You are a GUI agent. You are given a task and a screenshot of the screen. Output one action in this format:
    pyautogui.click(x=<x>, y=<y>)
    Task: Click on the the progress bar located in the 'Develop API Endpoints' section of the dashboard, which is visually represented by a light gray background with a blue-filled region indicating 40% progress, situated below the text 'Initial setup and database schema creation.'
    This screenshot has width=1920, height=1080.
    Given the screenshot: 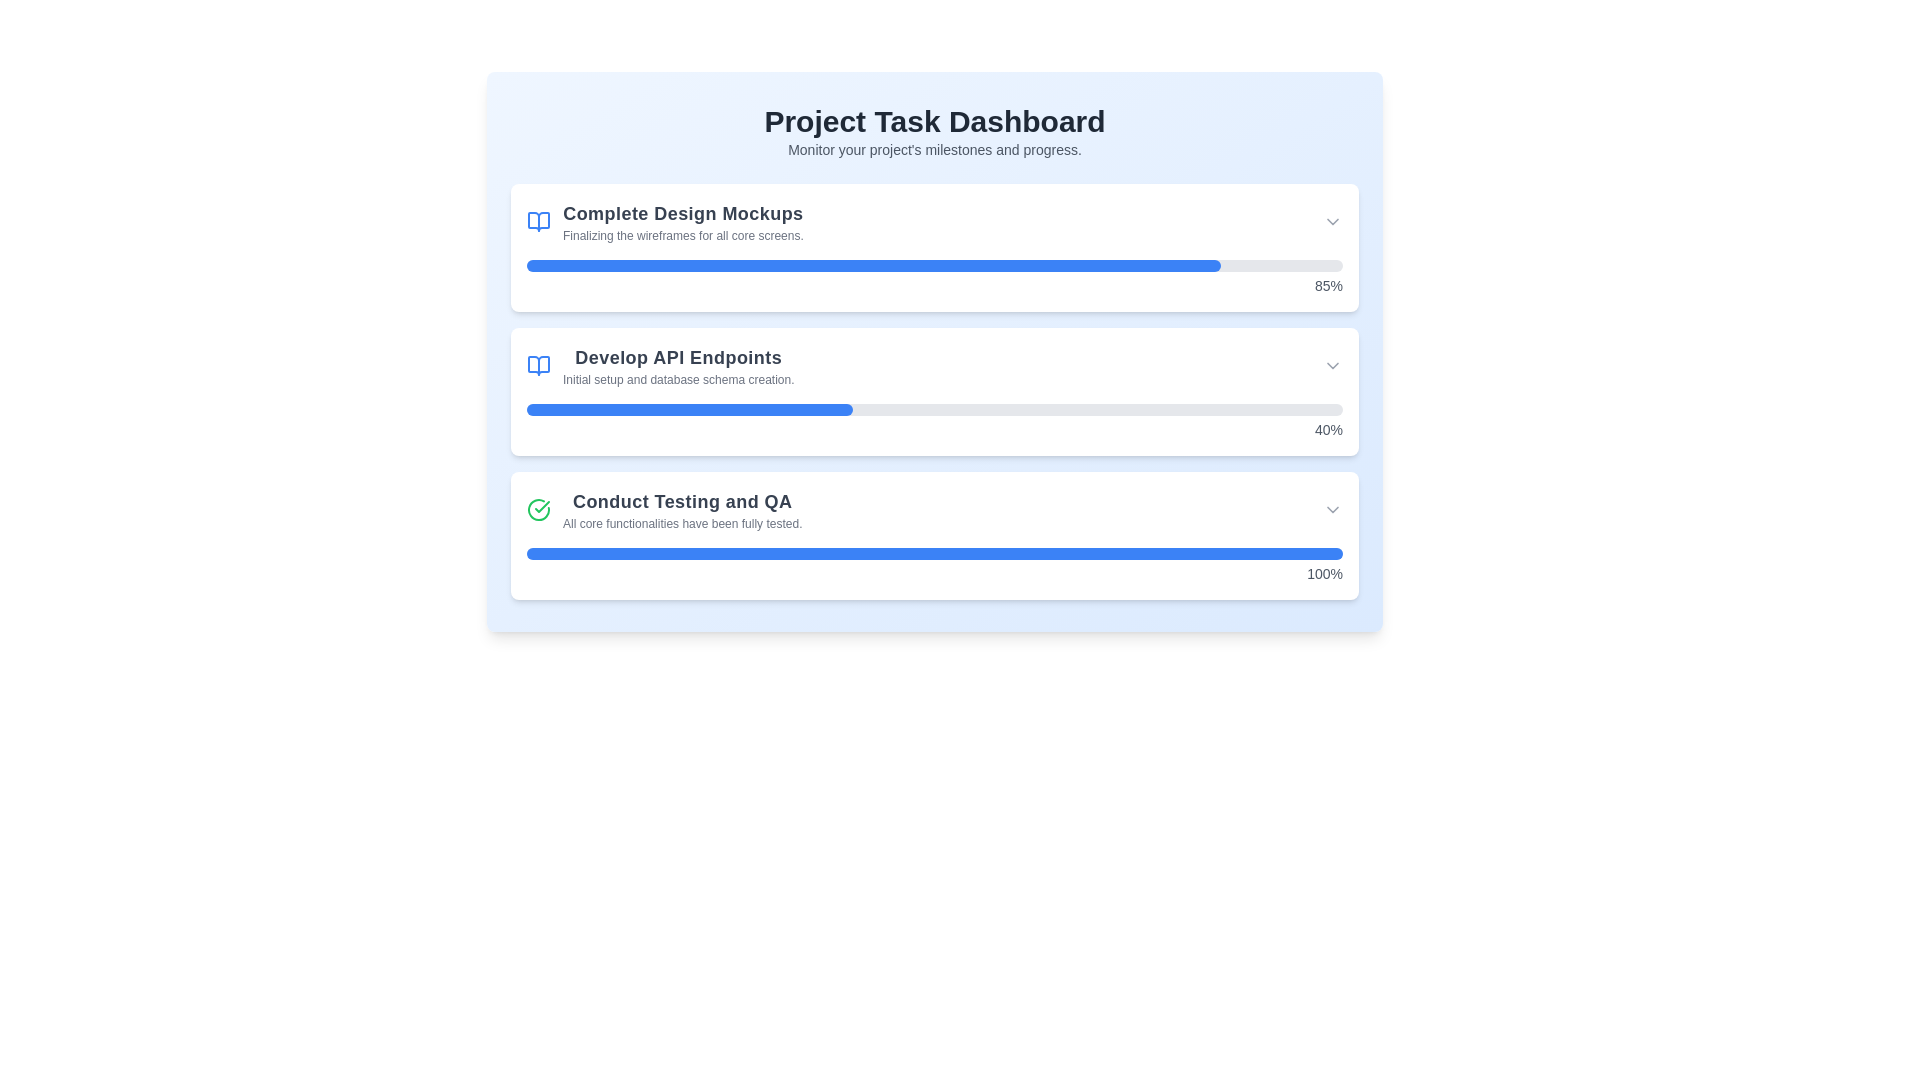 What is the action you would take?
    pyautogui.click(x=934, y=408)
    